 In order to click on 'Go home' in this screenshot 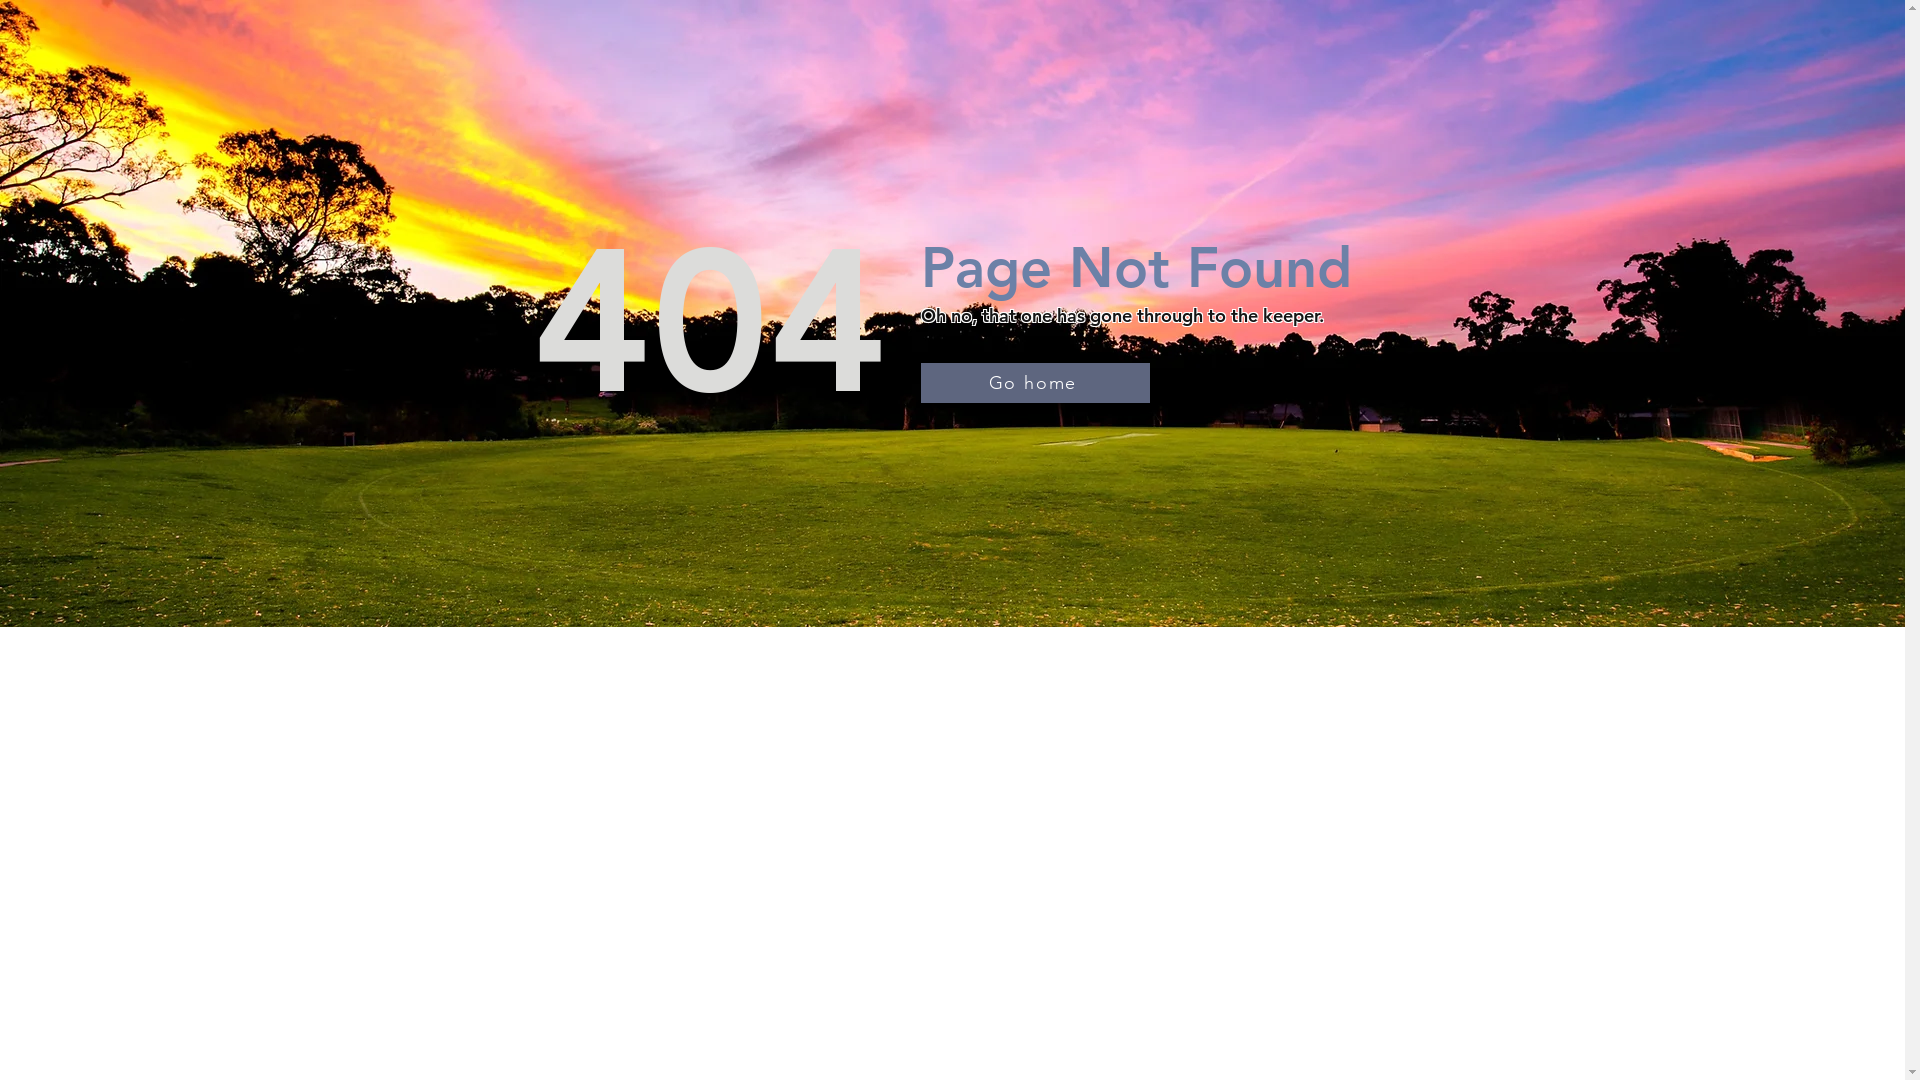, I will do `click(1034, 382)`.